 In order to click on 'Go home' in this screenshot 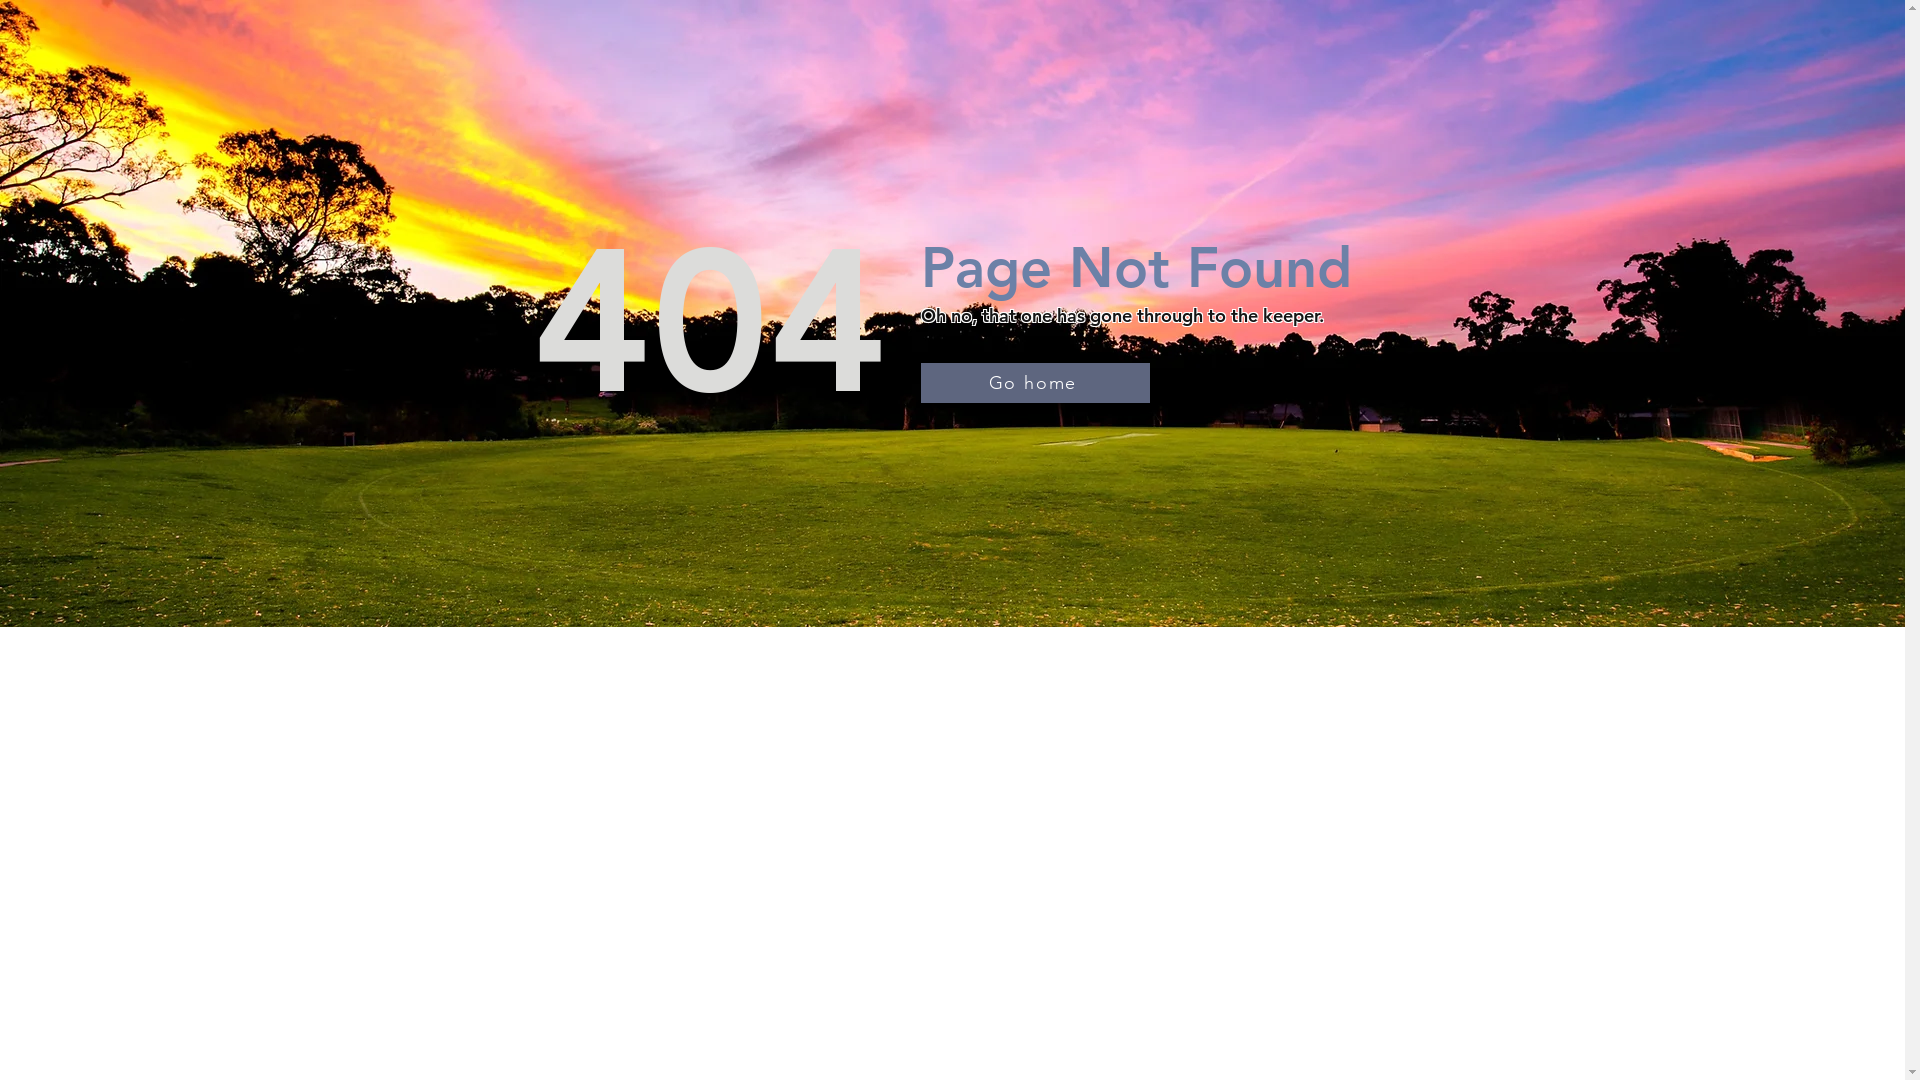, I will do `click(1034, 382)`.